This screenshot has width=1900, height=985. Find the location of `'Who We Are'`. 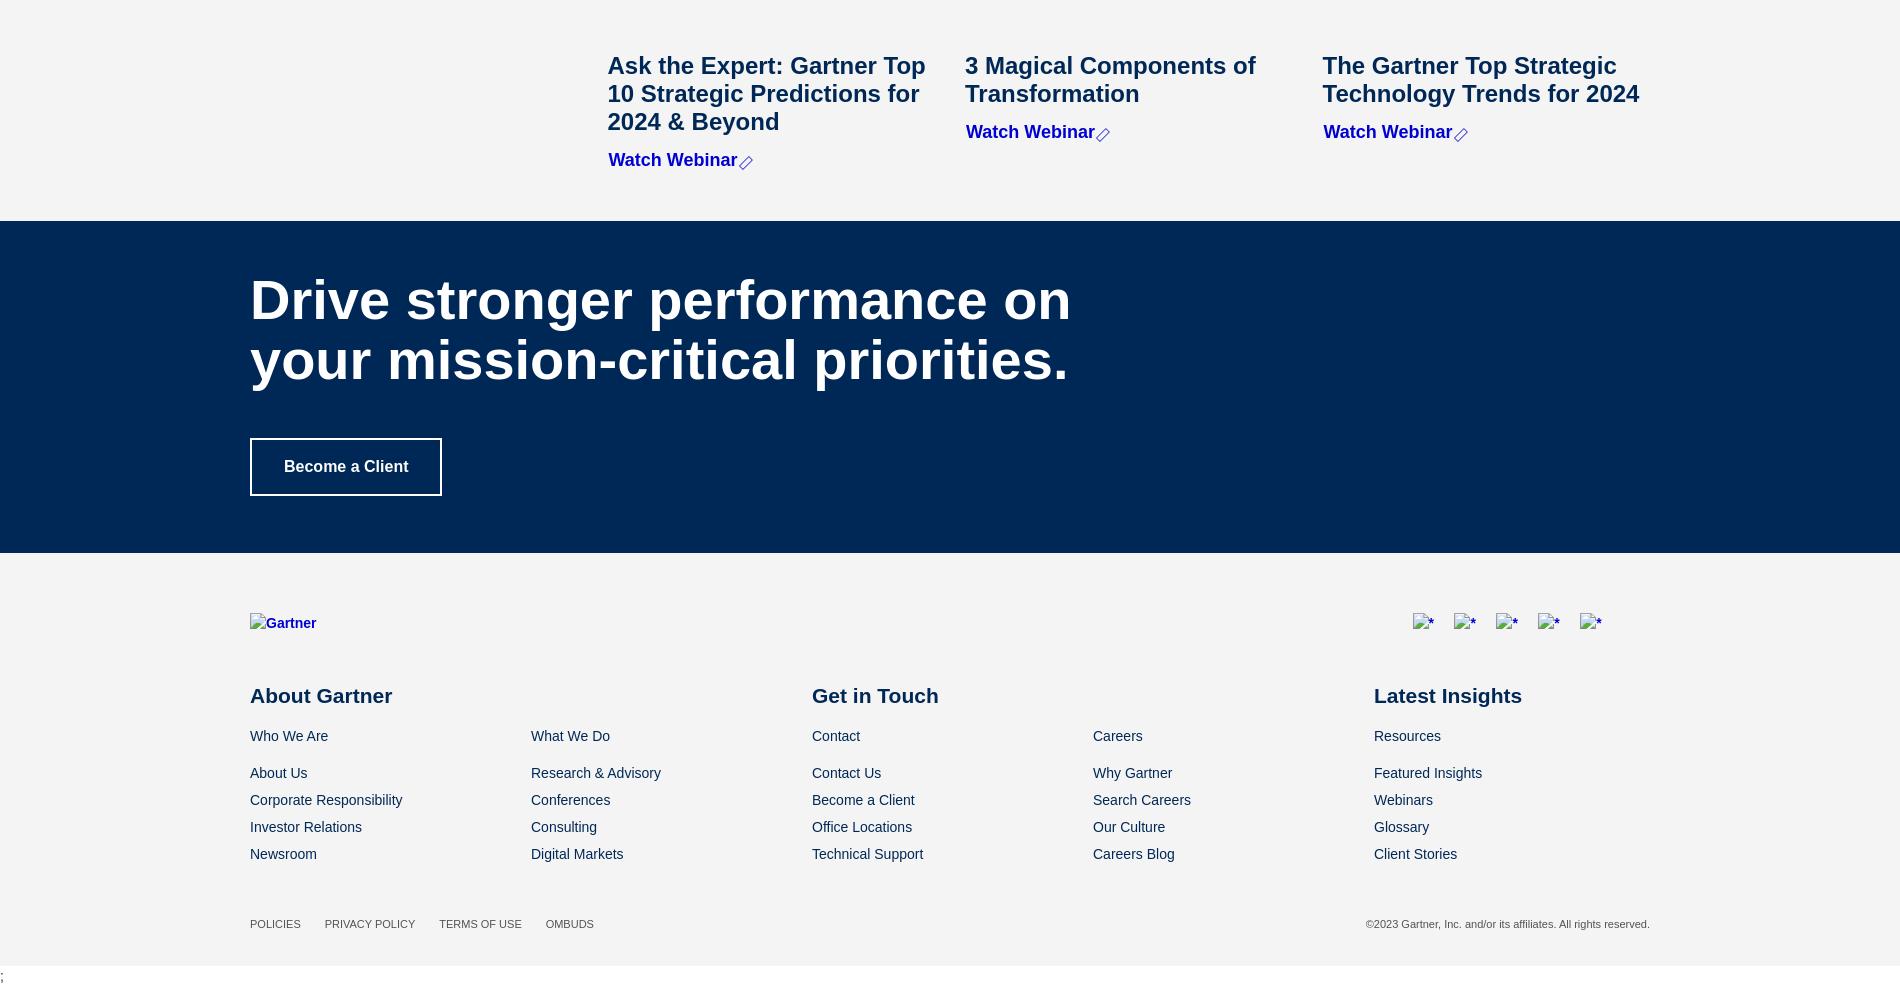

'Who We Are' is located at coordinates (287, 735).